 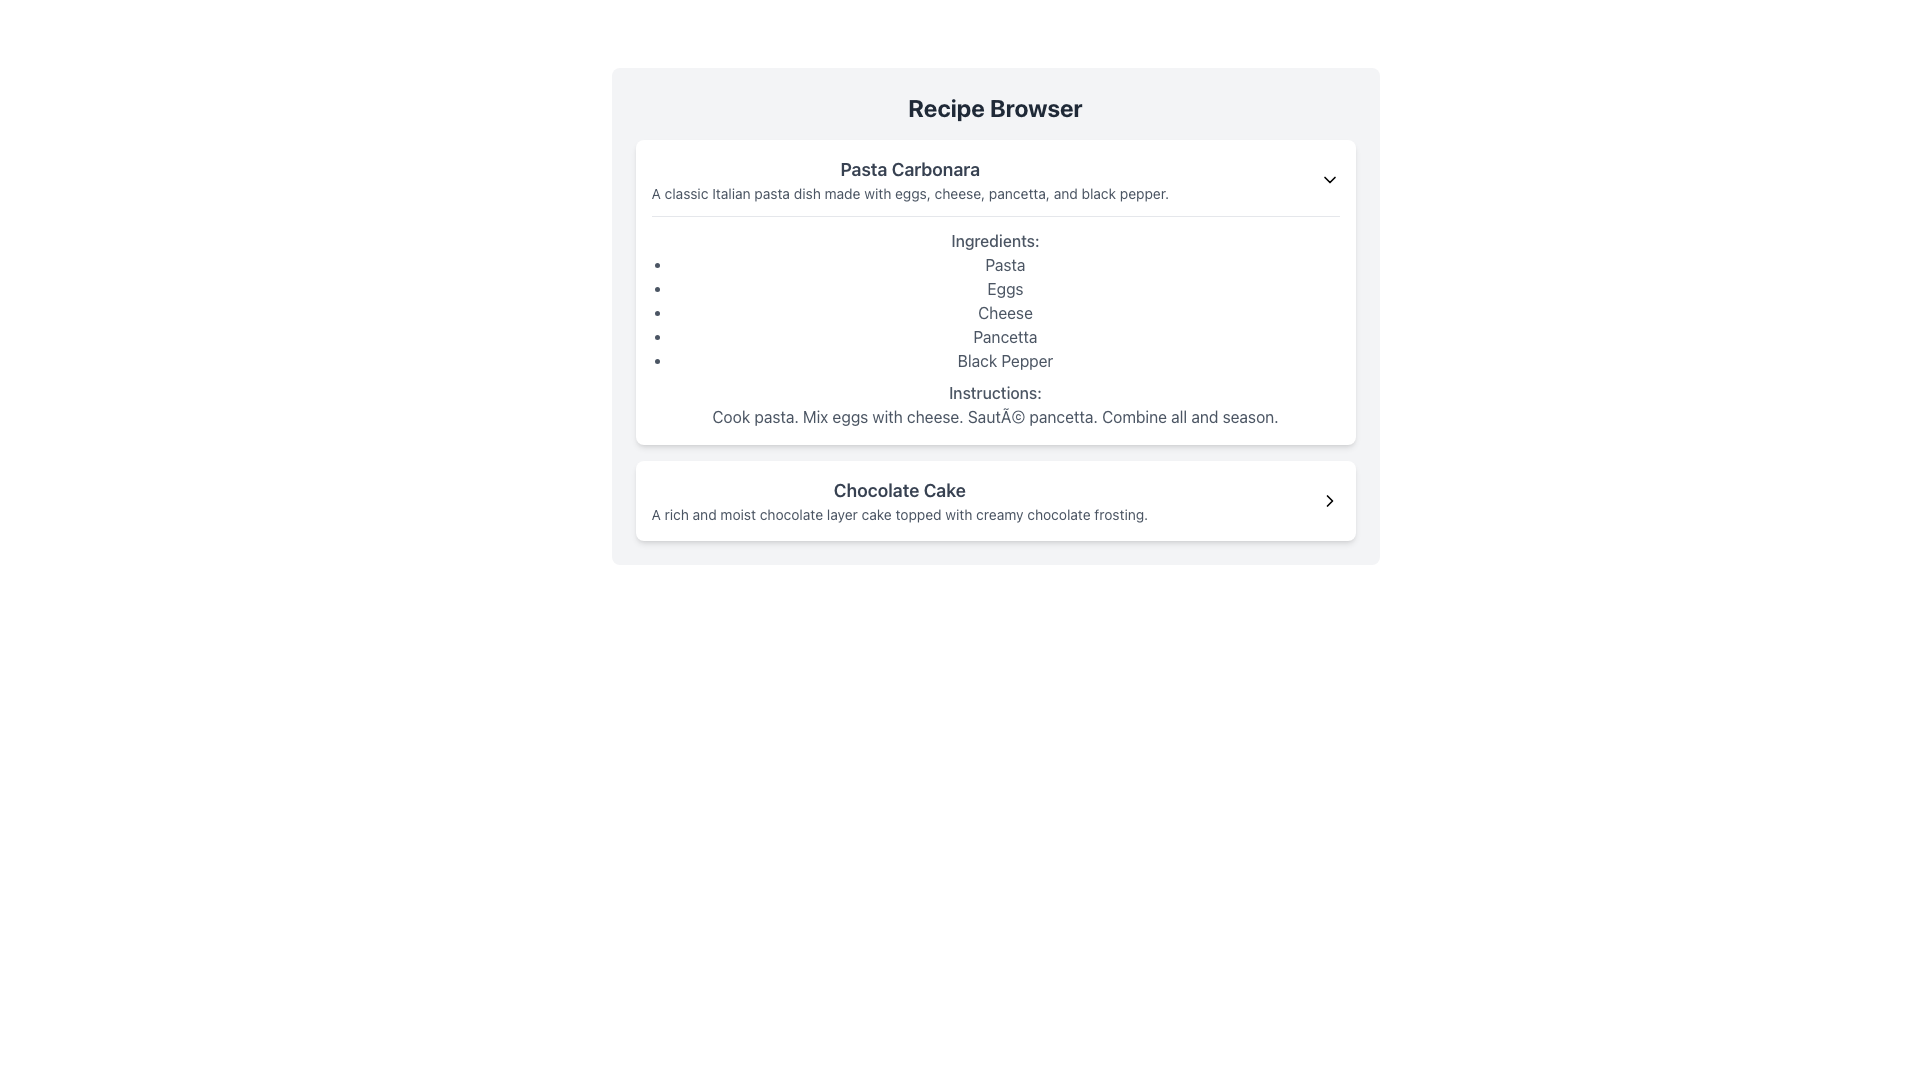 I want to click on the heading 'Pasta Carbonara' in the Recipe Browser section, so click(x=909, y=180).